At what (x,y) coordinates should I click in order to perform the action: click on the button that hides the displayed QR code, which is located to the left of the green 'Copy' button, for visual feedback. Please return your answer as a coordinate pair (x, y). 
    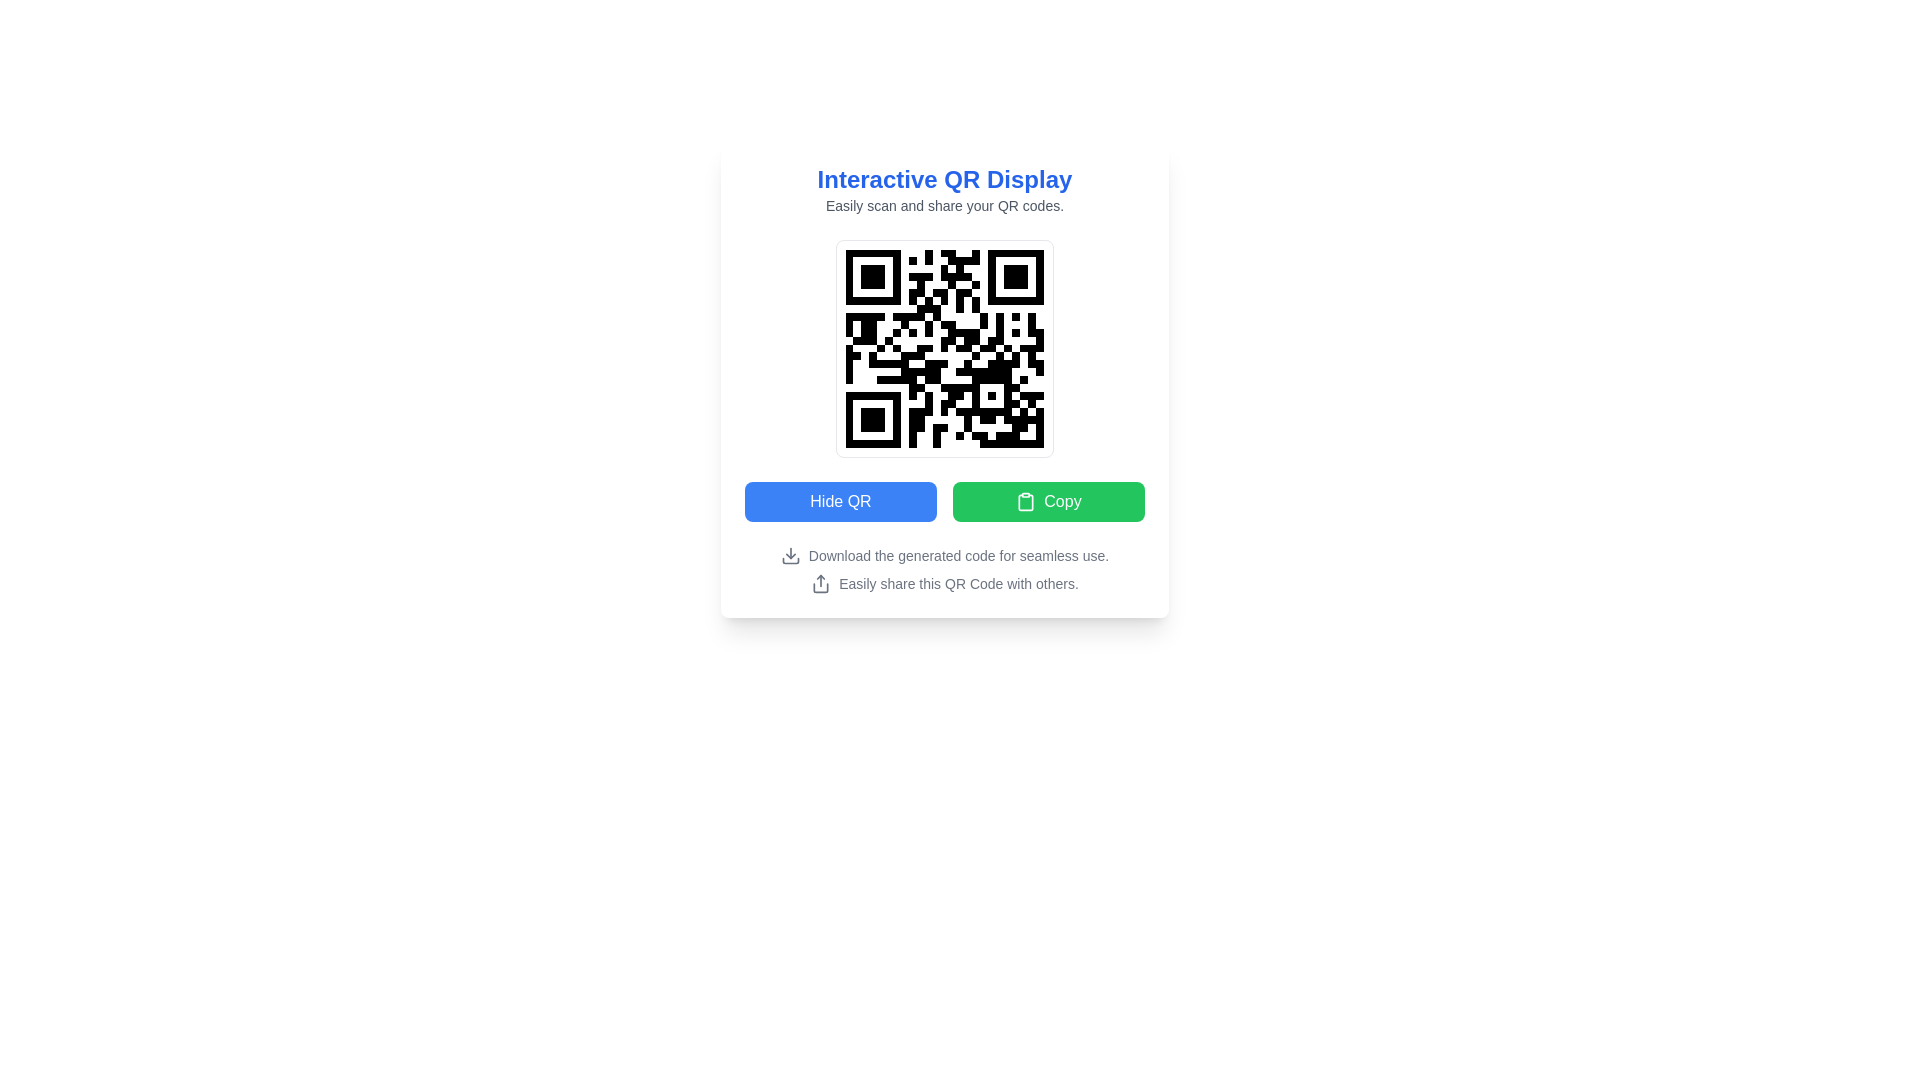
    Looking at the image, I should click on (840, 500).